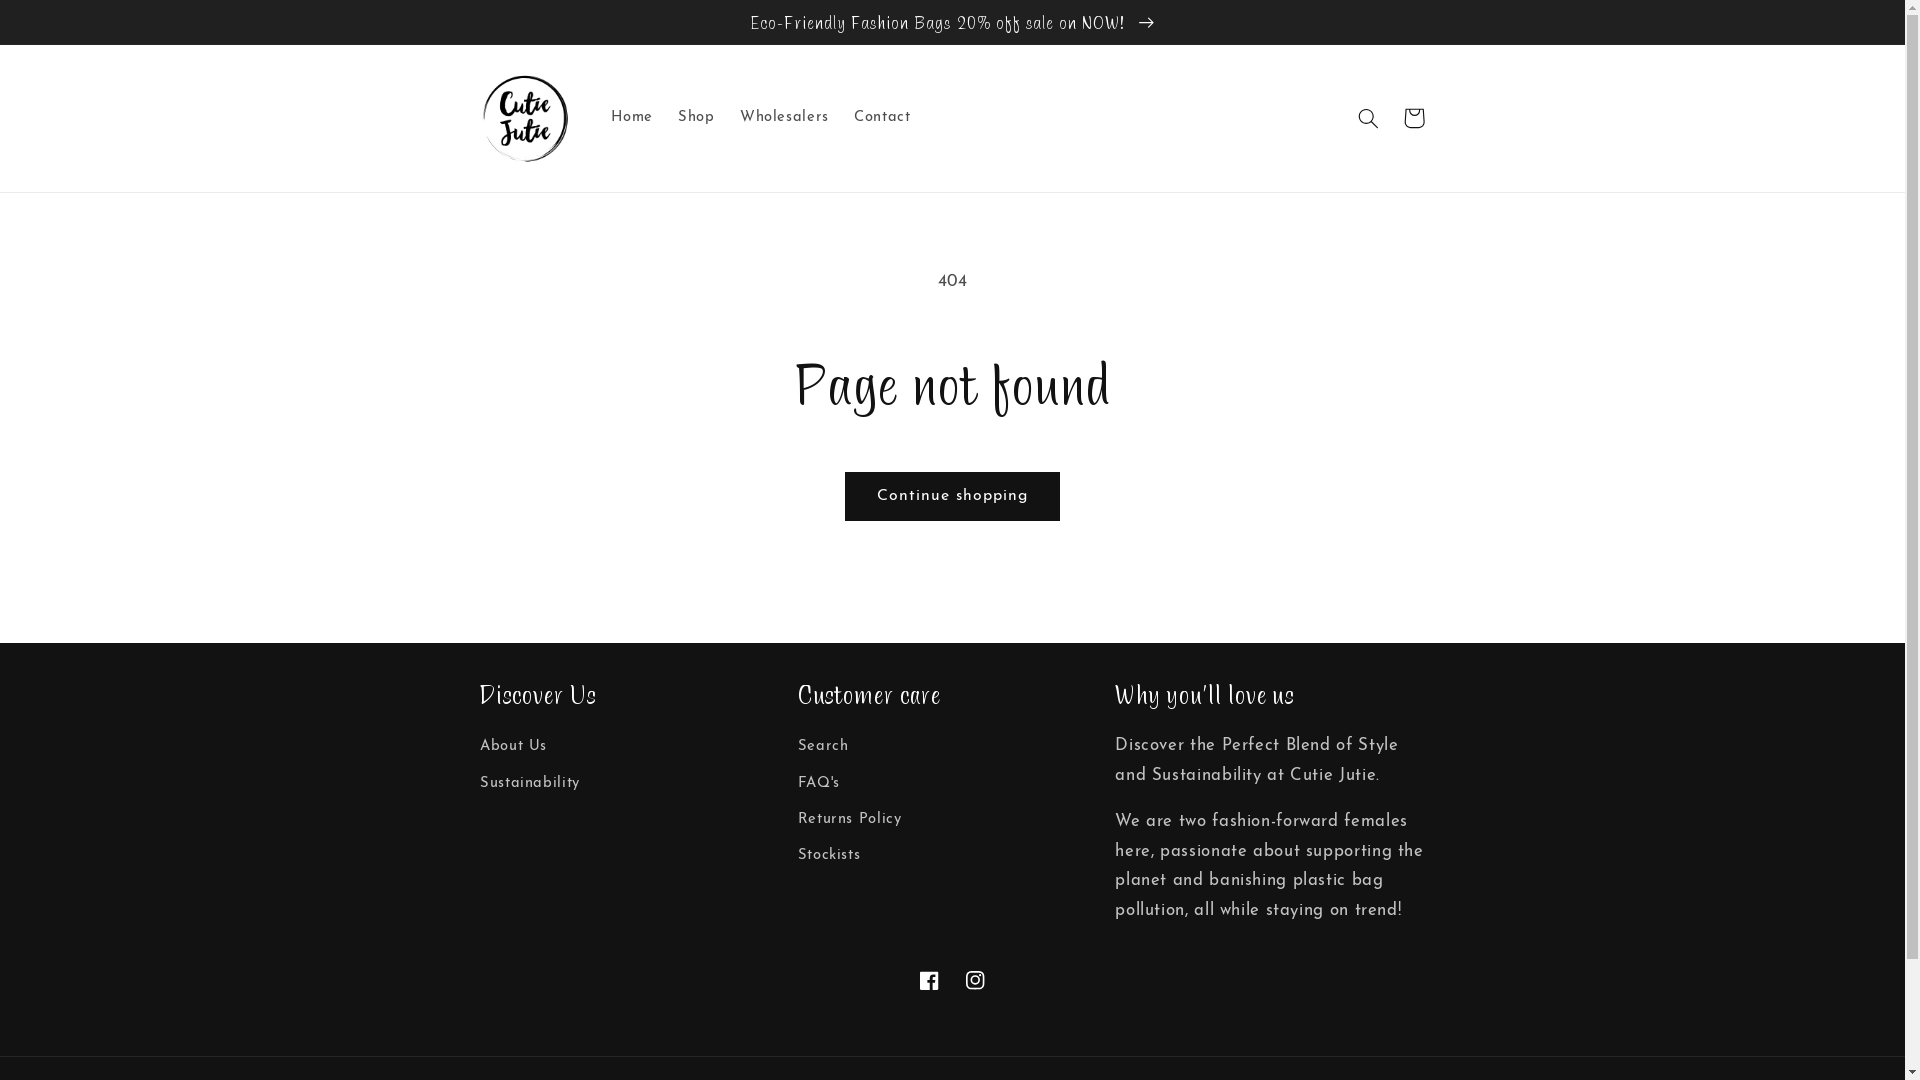 This screenshot has height=1080, width=1920. I want to click on 'Returns Policy', so click(796, 820).